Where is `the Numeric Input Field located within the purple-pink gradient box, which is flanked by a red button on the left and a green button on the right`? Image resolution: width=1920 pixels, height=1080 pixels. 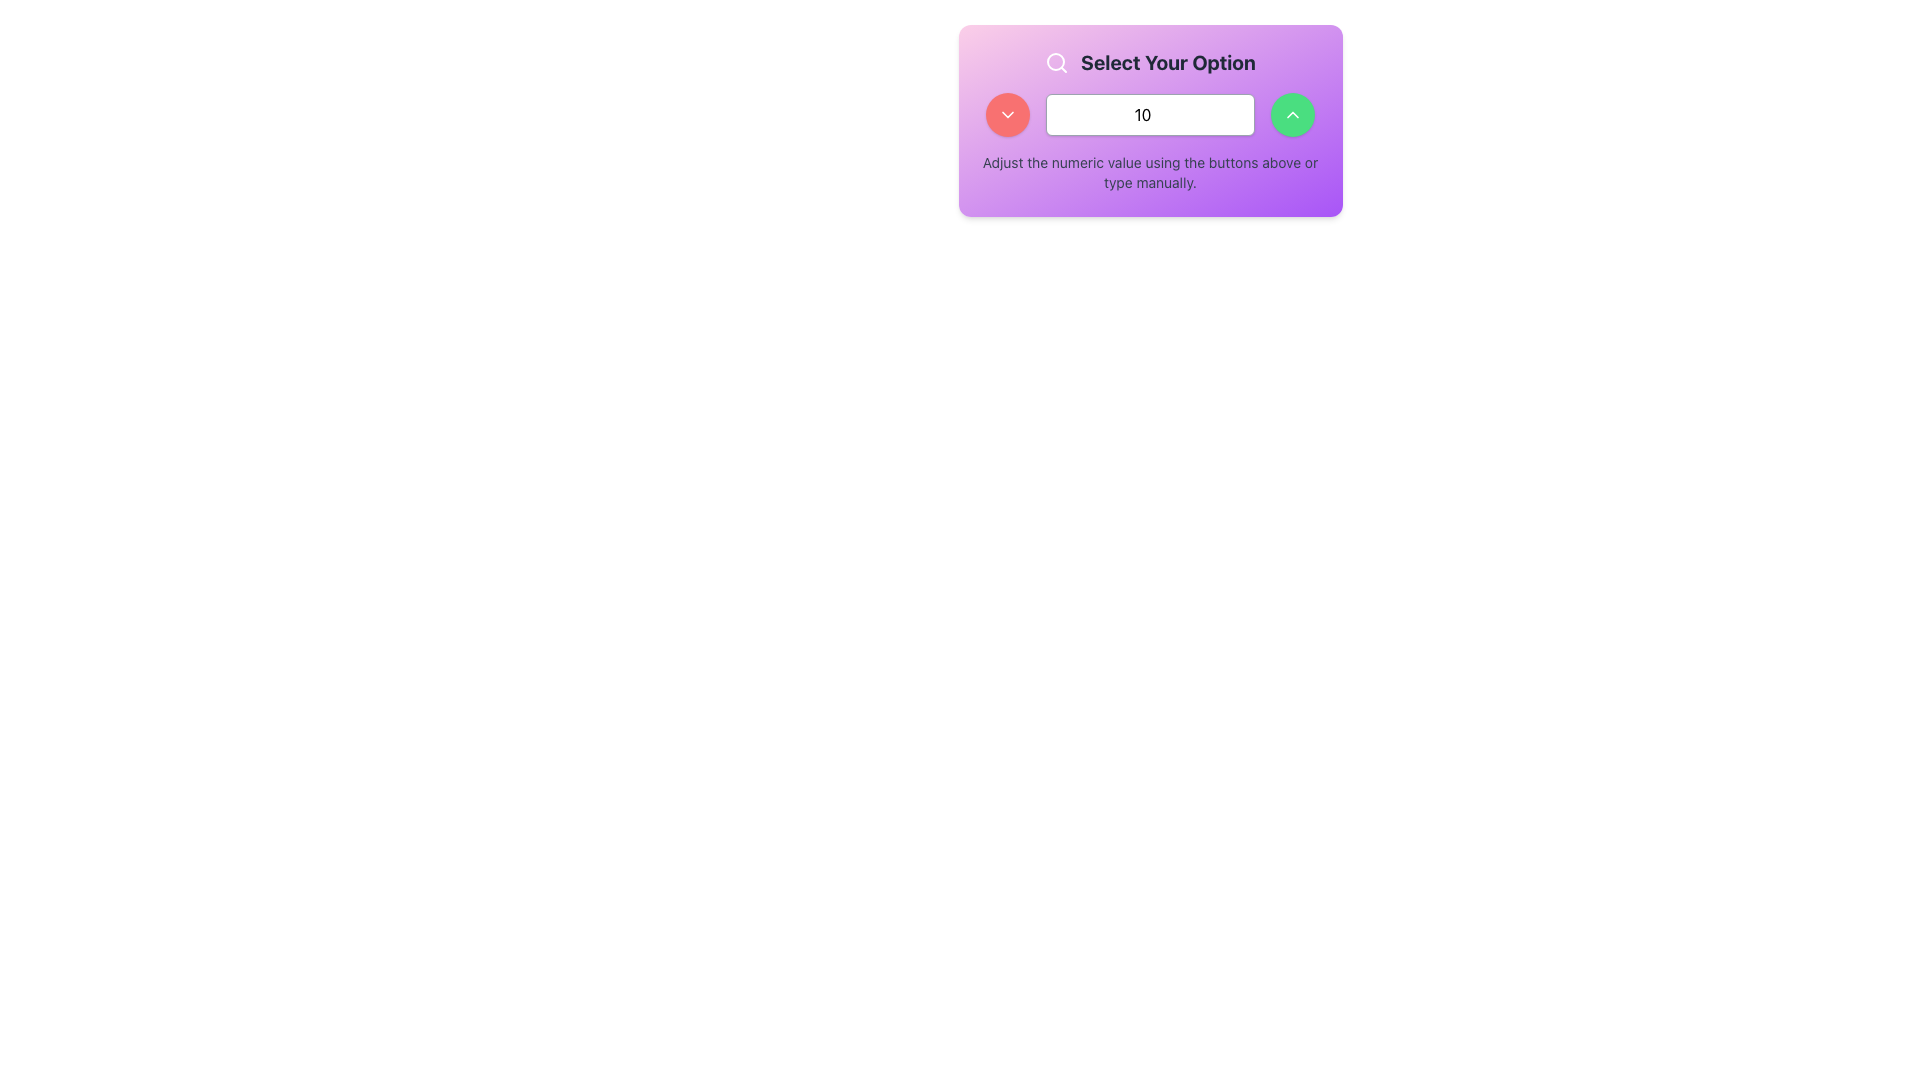
the Numeric Input Field located within the purple-pink gradient box, which is flanked by a red button on the left and a green button on the right is located at coordinates (1150, 120).